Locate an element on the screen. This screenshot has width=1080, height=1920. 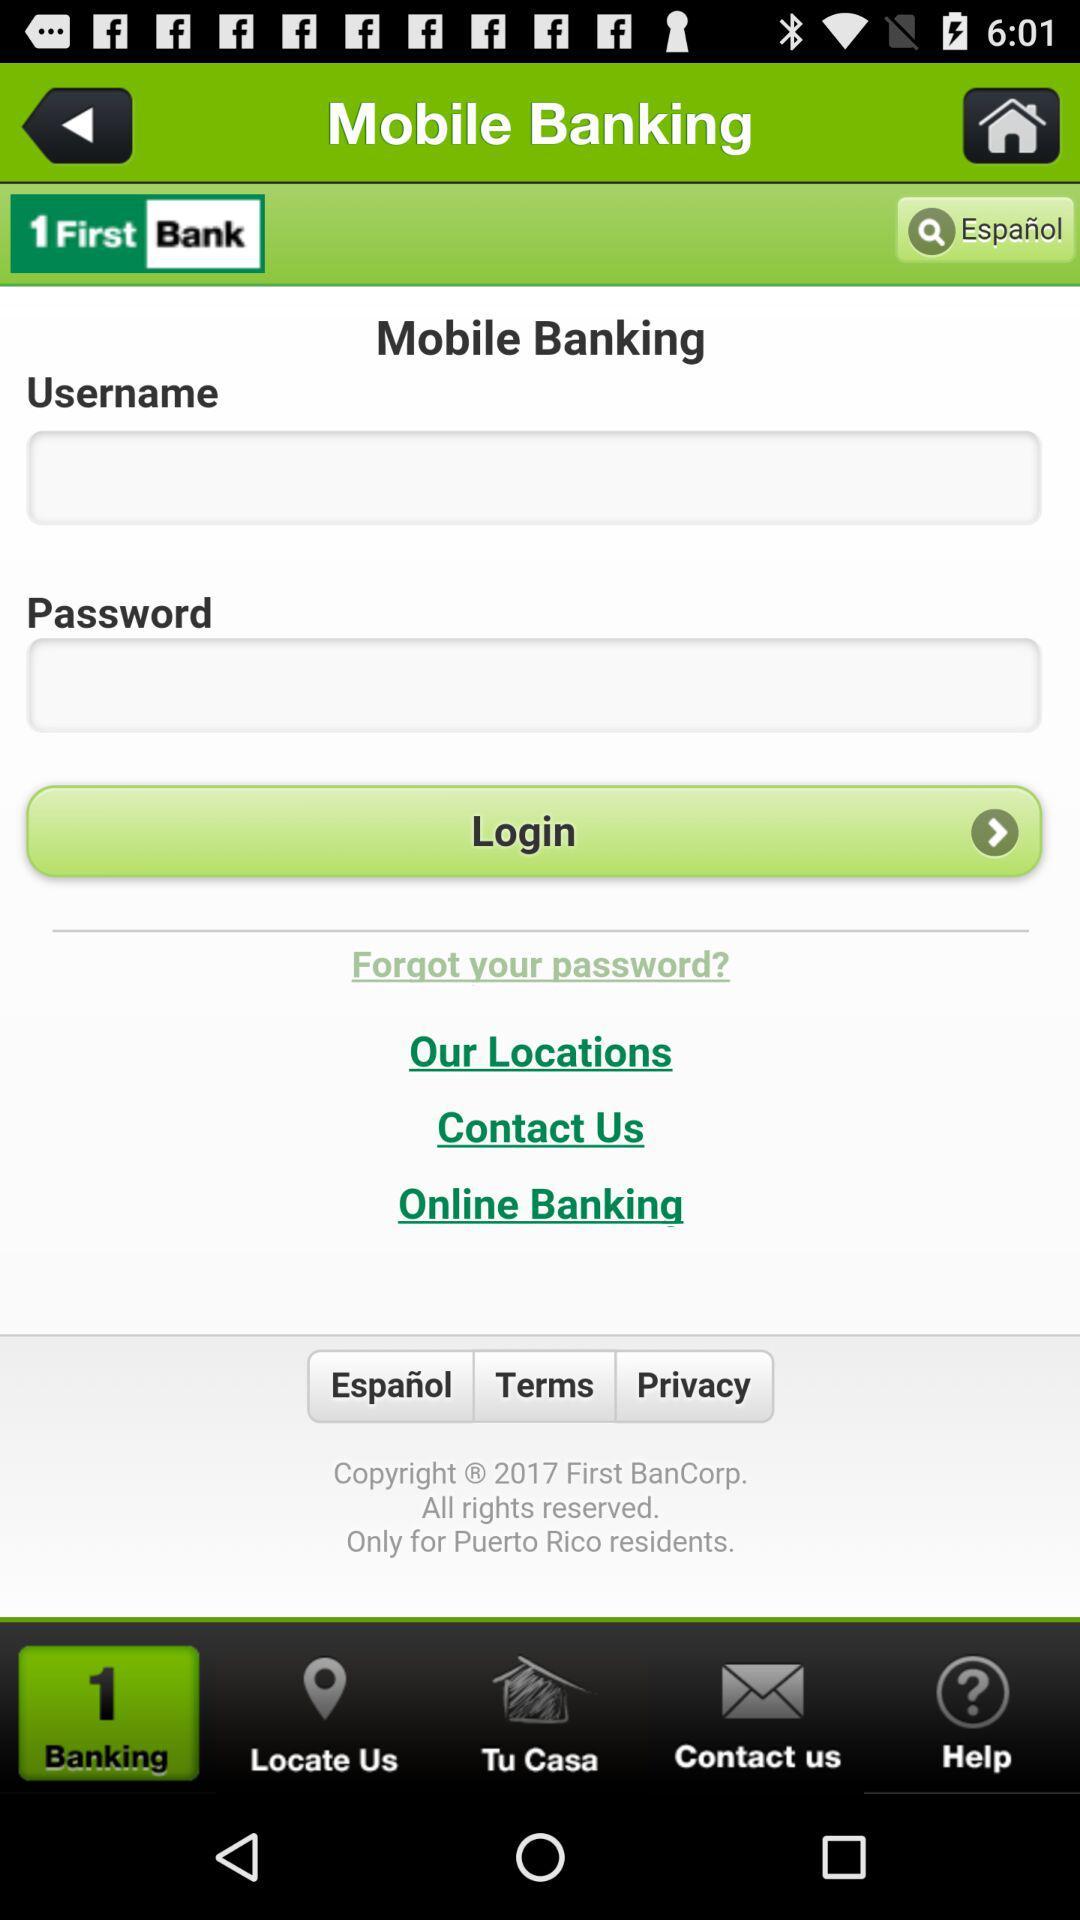
go home is located at coordinates (999, 121).